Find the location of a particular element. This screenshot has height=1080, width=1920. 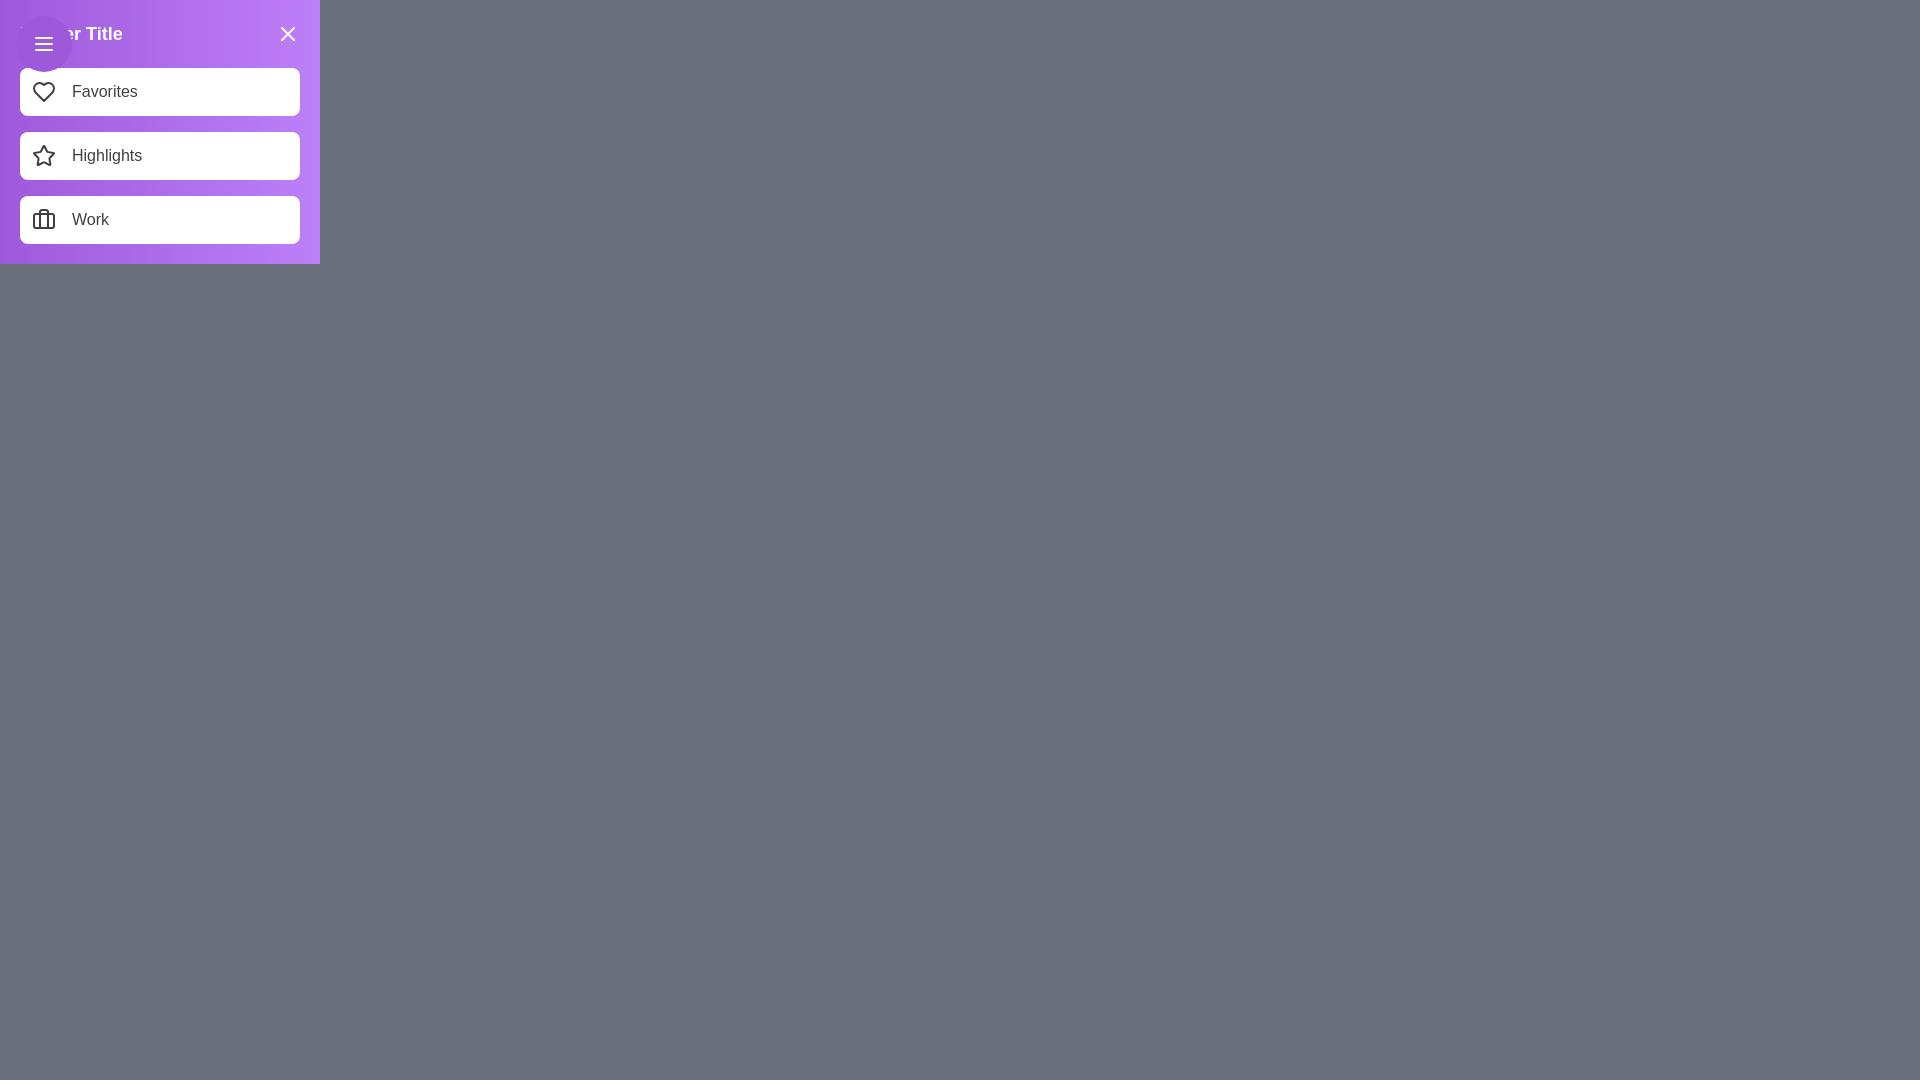

the close button for the 'Drawer Title' panel is located at coordinates (287, 34).